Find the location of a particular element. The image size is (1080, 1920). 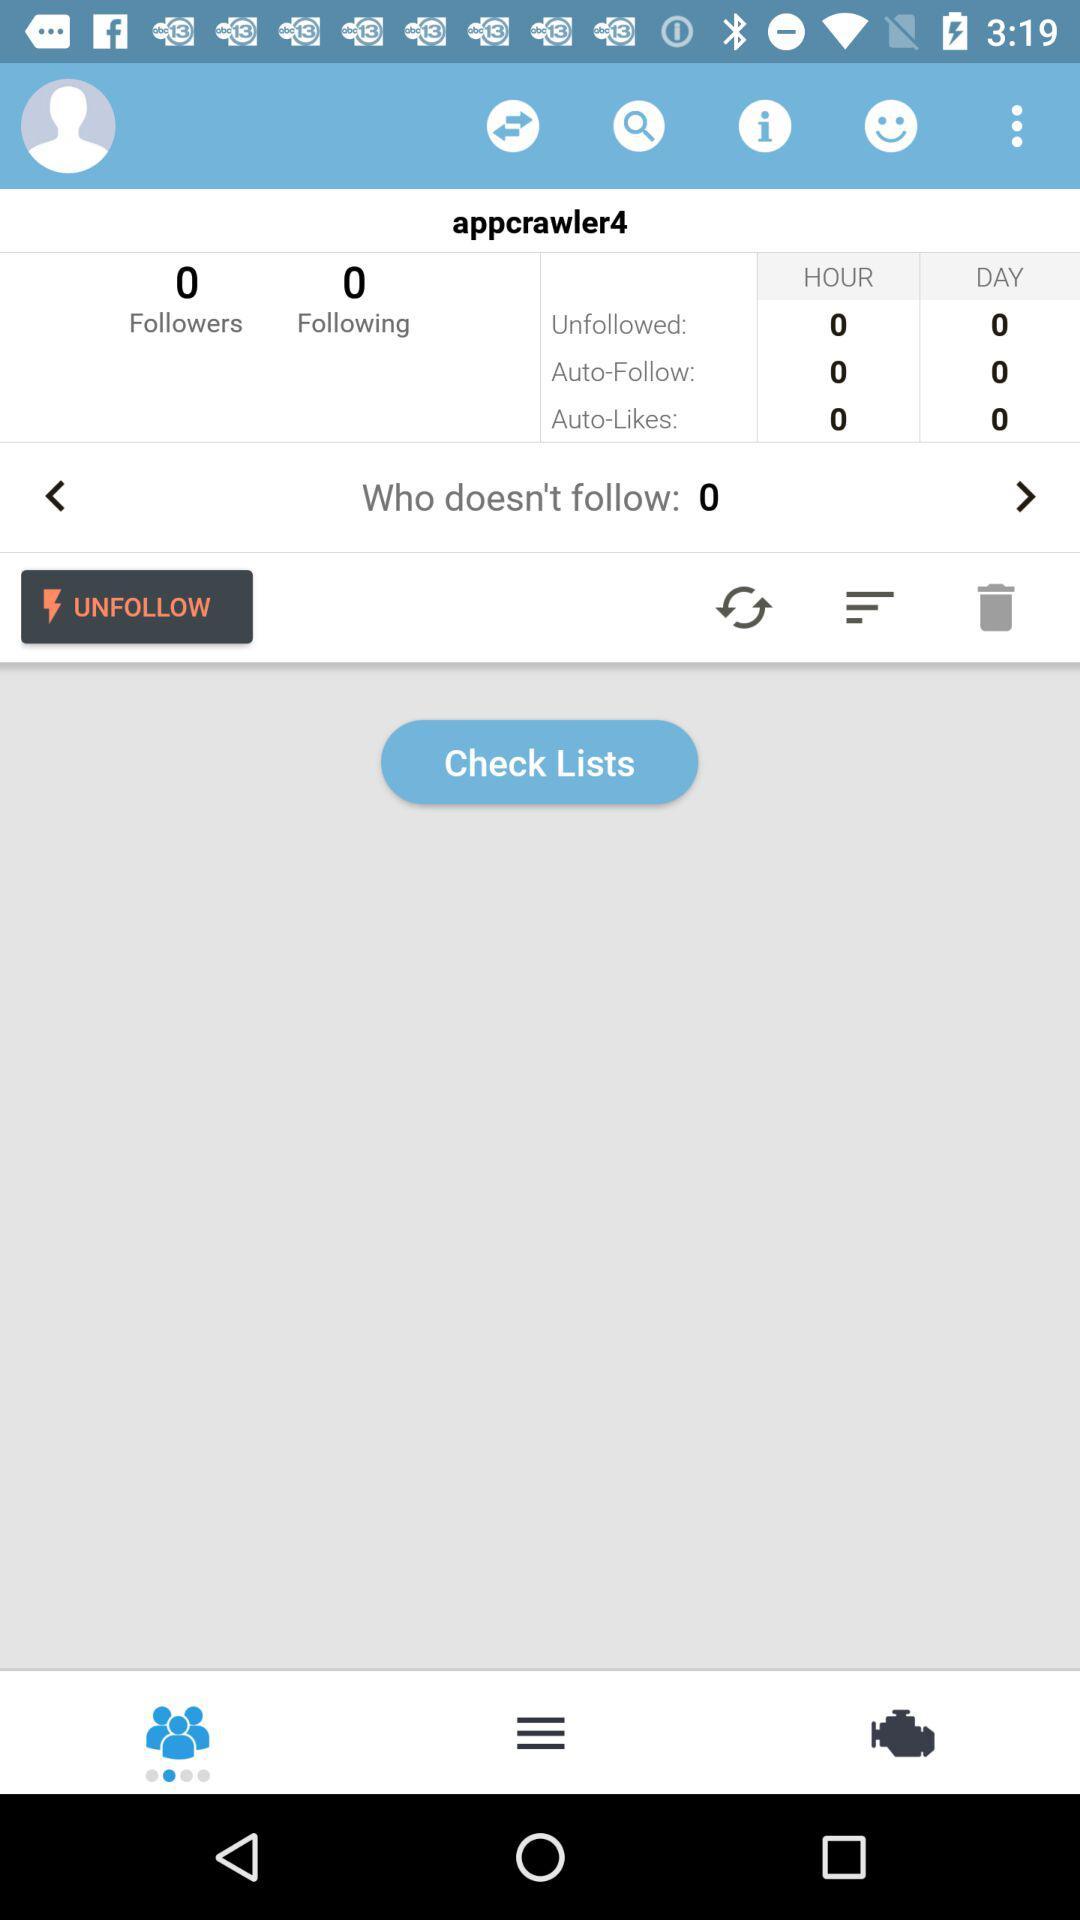

item below the who doesn t is located at coordinates (869, 606).